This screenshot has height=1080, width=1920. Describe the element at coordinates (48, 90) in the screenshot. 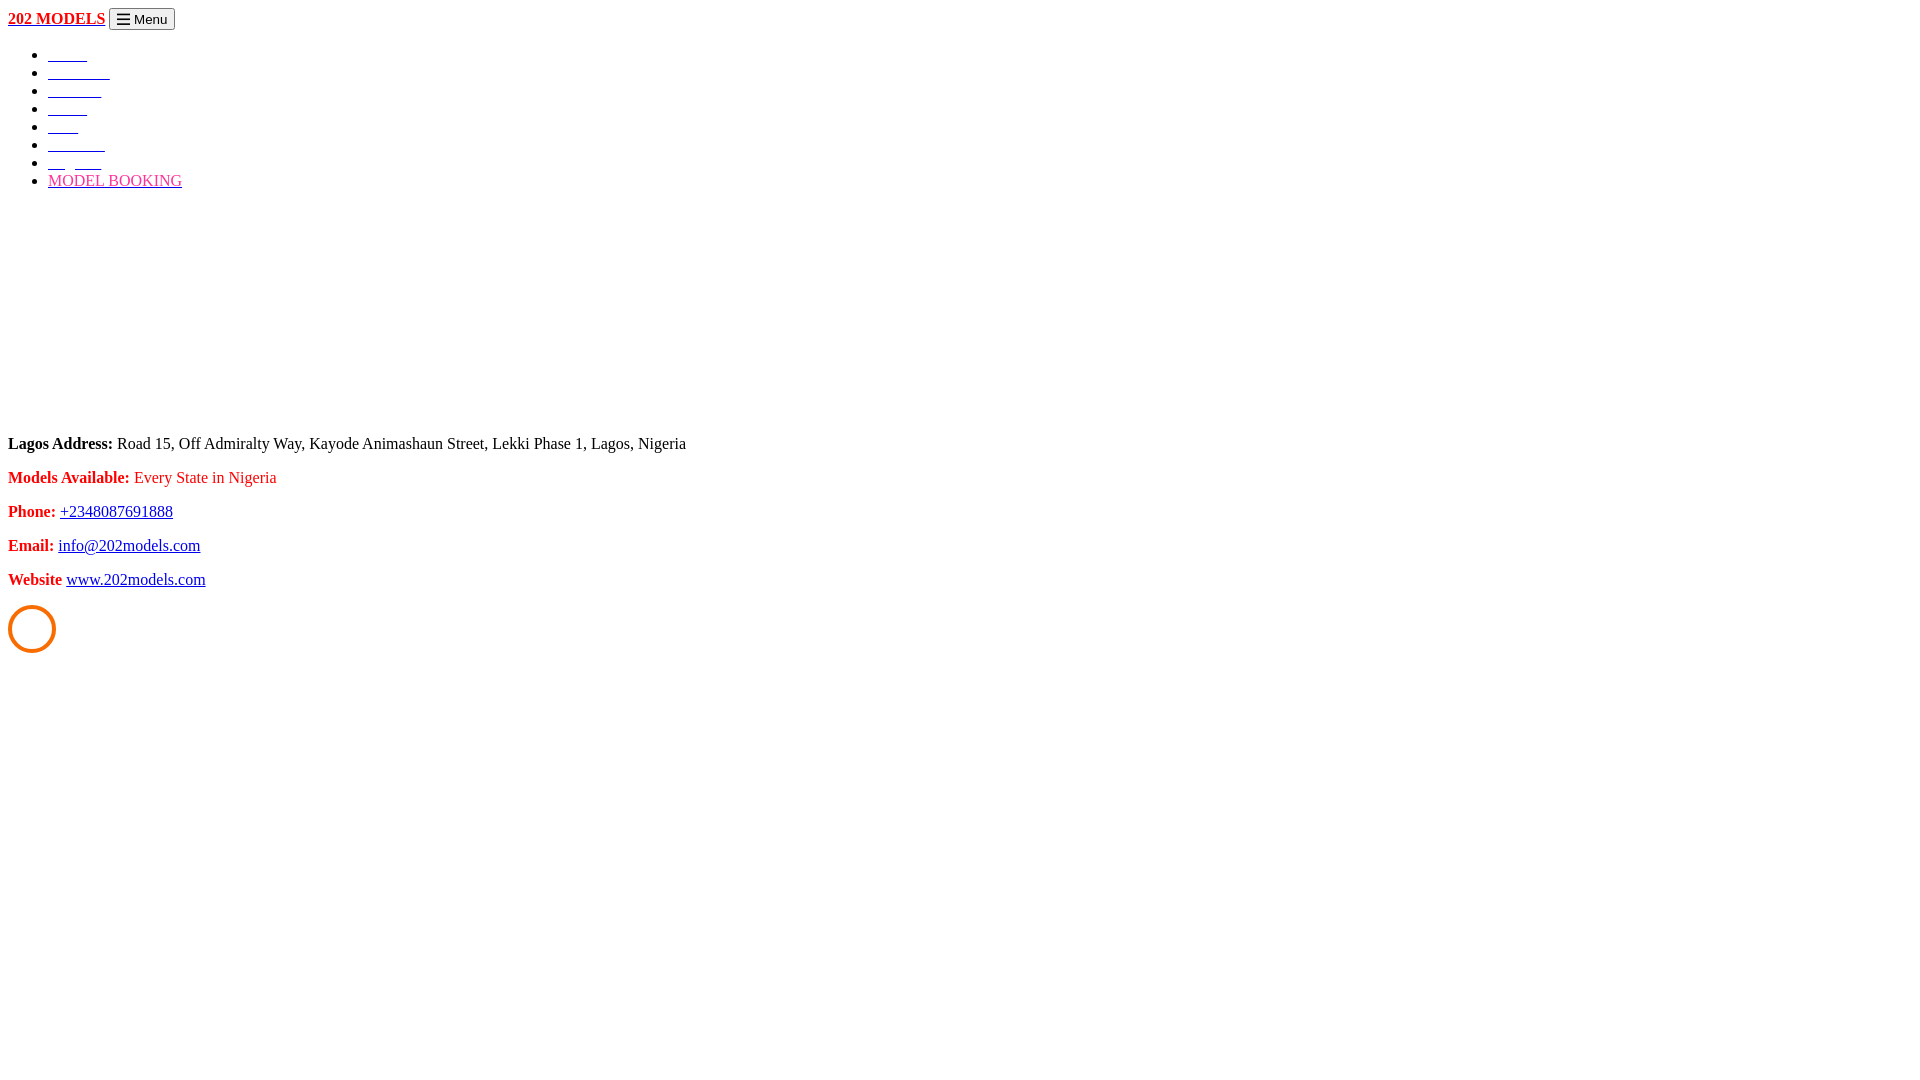

I see `'Females'` at that location.